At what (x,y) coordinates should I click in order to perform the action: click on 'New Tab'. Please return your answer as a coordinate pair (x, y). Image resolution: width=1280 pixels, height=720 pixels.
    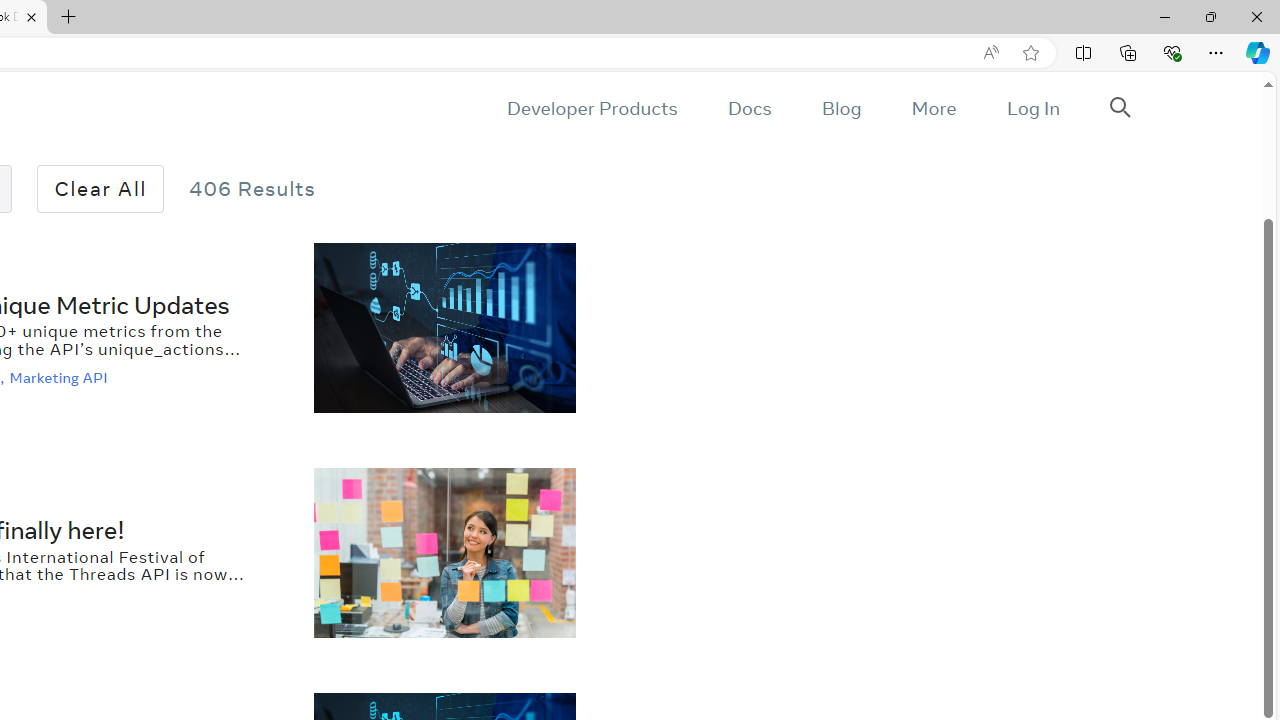
    Looking at the image, I should click on (69, 17).